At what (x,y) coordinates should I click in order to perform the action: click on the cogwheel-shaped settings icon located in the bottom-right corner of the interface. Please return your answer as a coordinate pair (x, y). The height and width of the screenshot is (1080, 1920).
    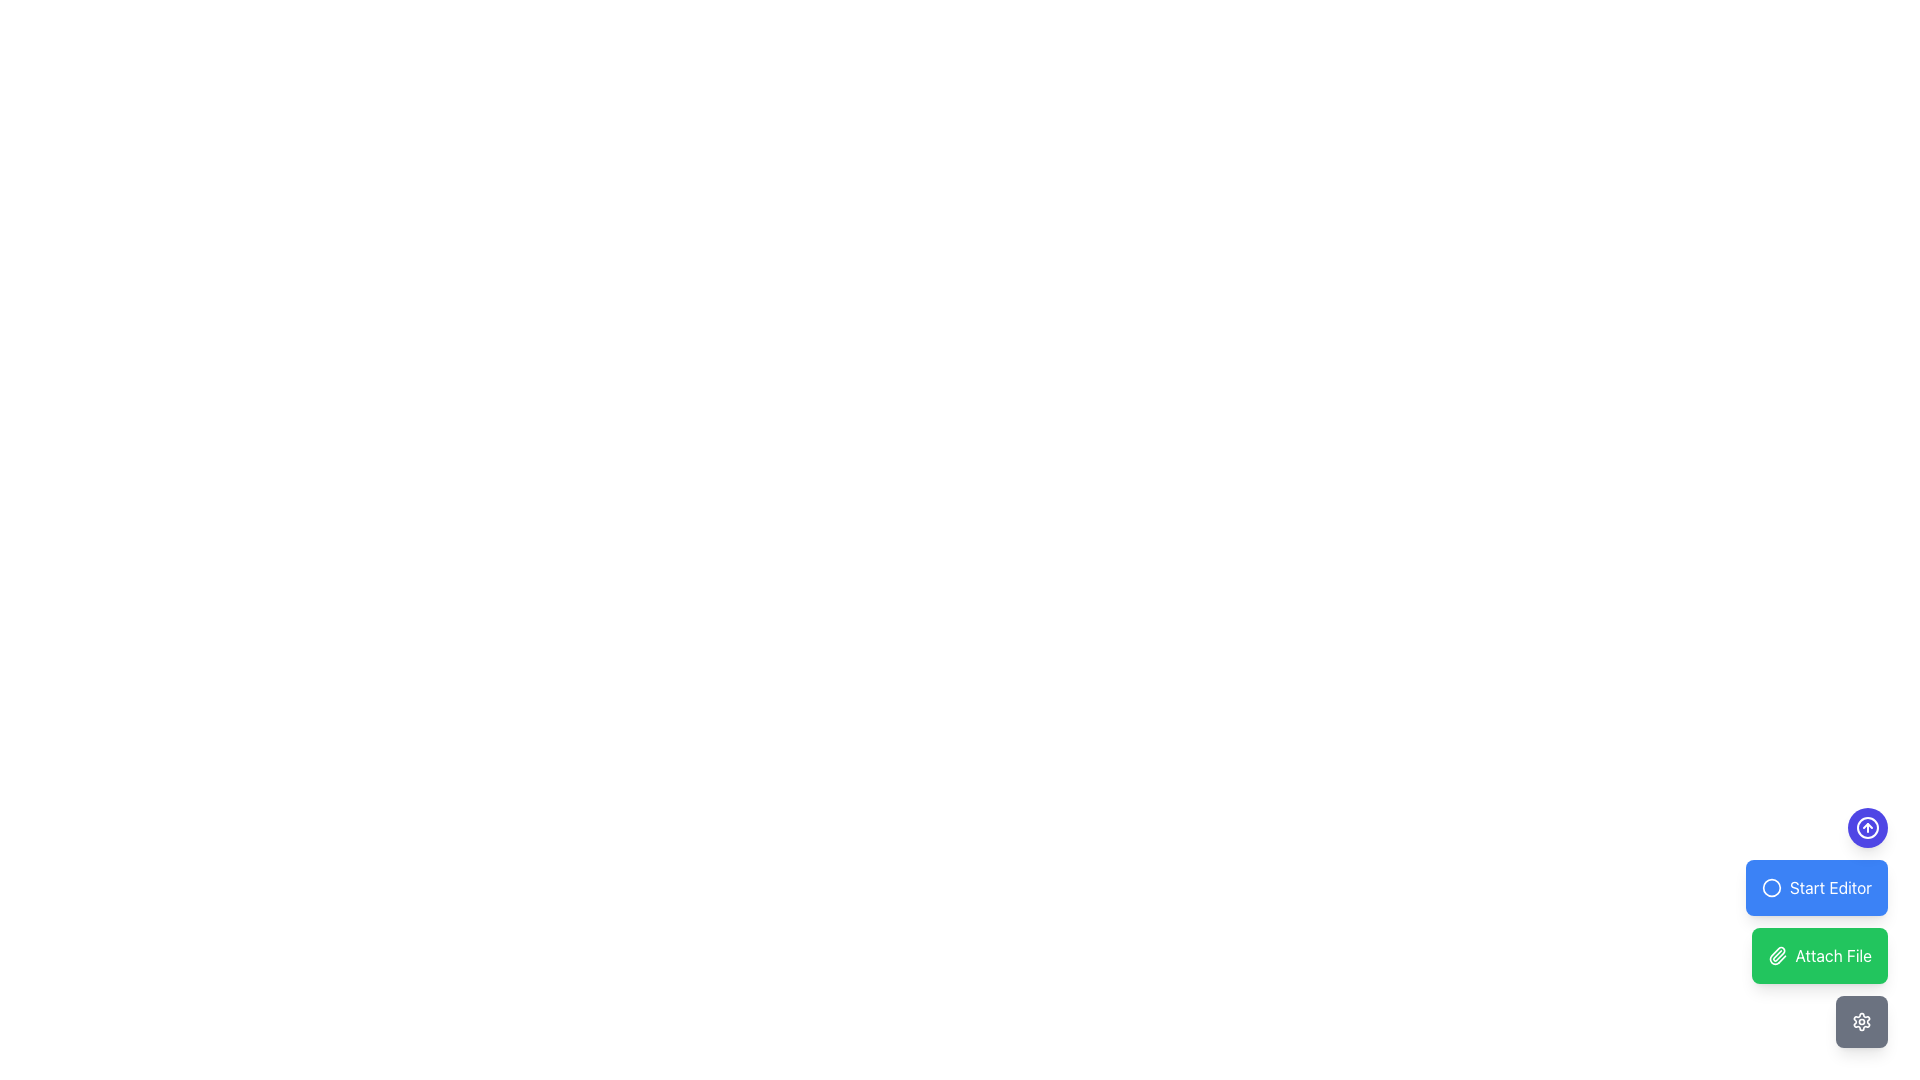
    Looking at the image, I should click on (1861, 1022).